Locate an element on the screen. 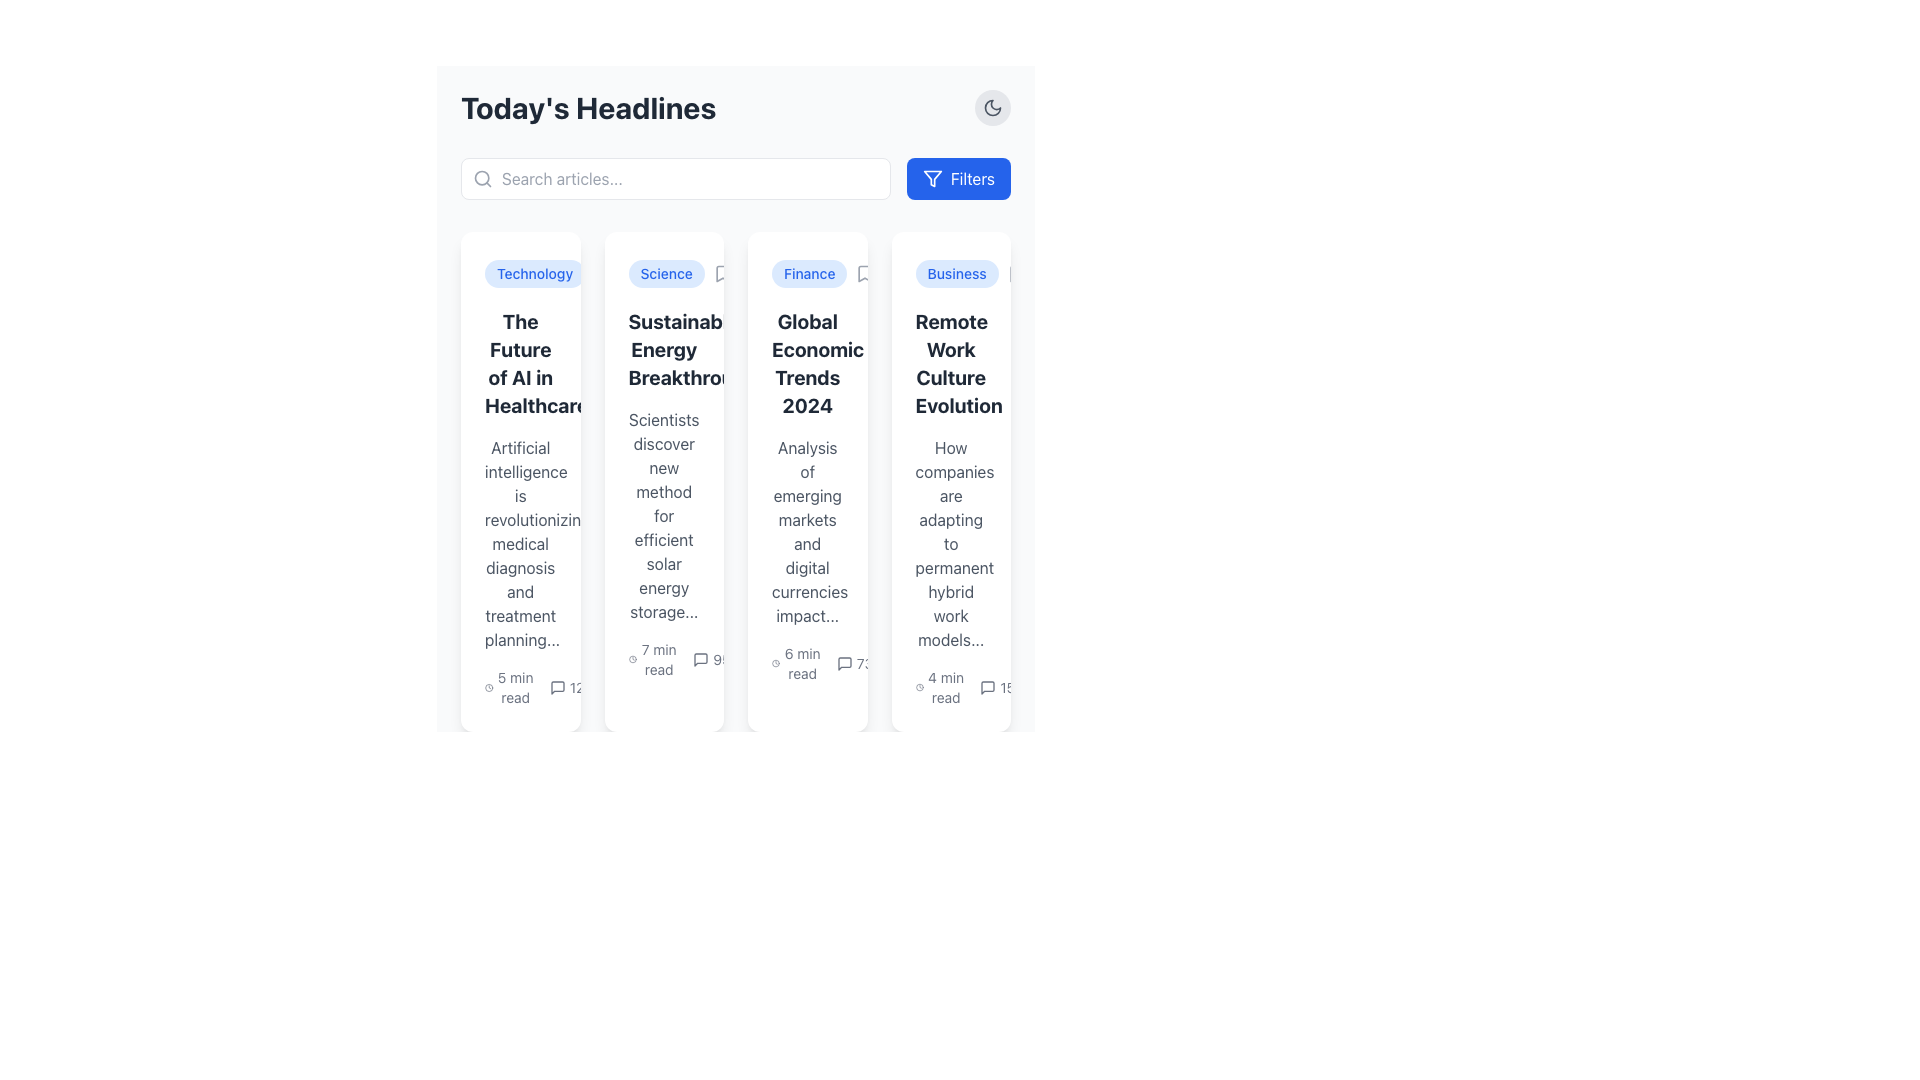 This screenshot has height=1080, width=1920. the Category label located at the top of the 'Remote Work Culture Evolution' card, aligned to the left of other controls is located at coordinates (956, 273).